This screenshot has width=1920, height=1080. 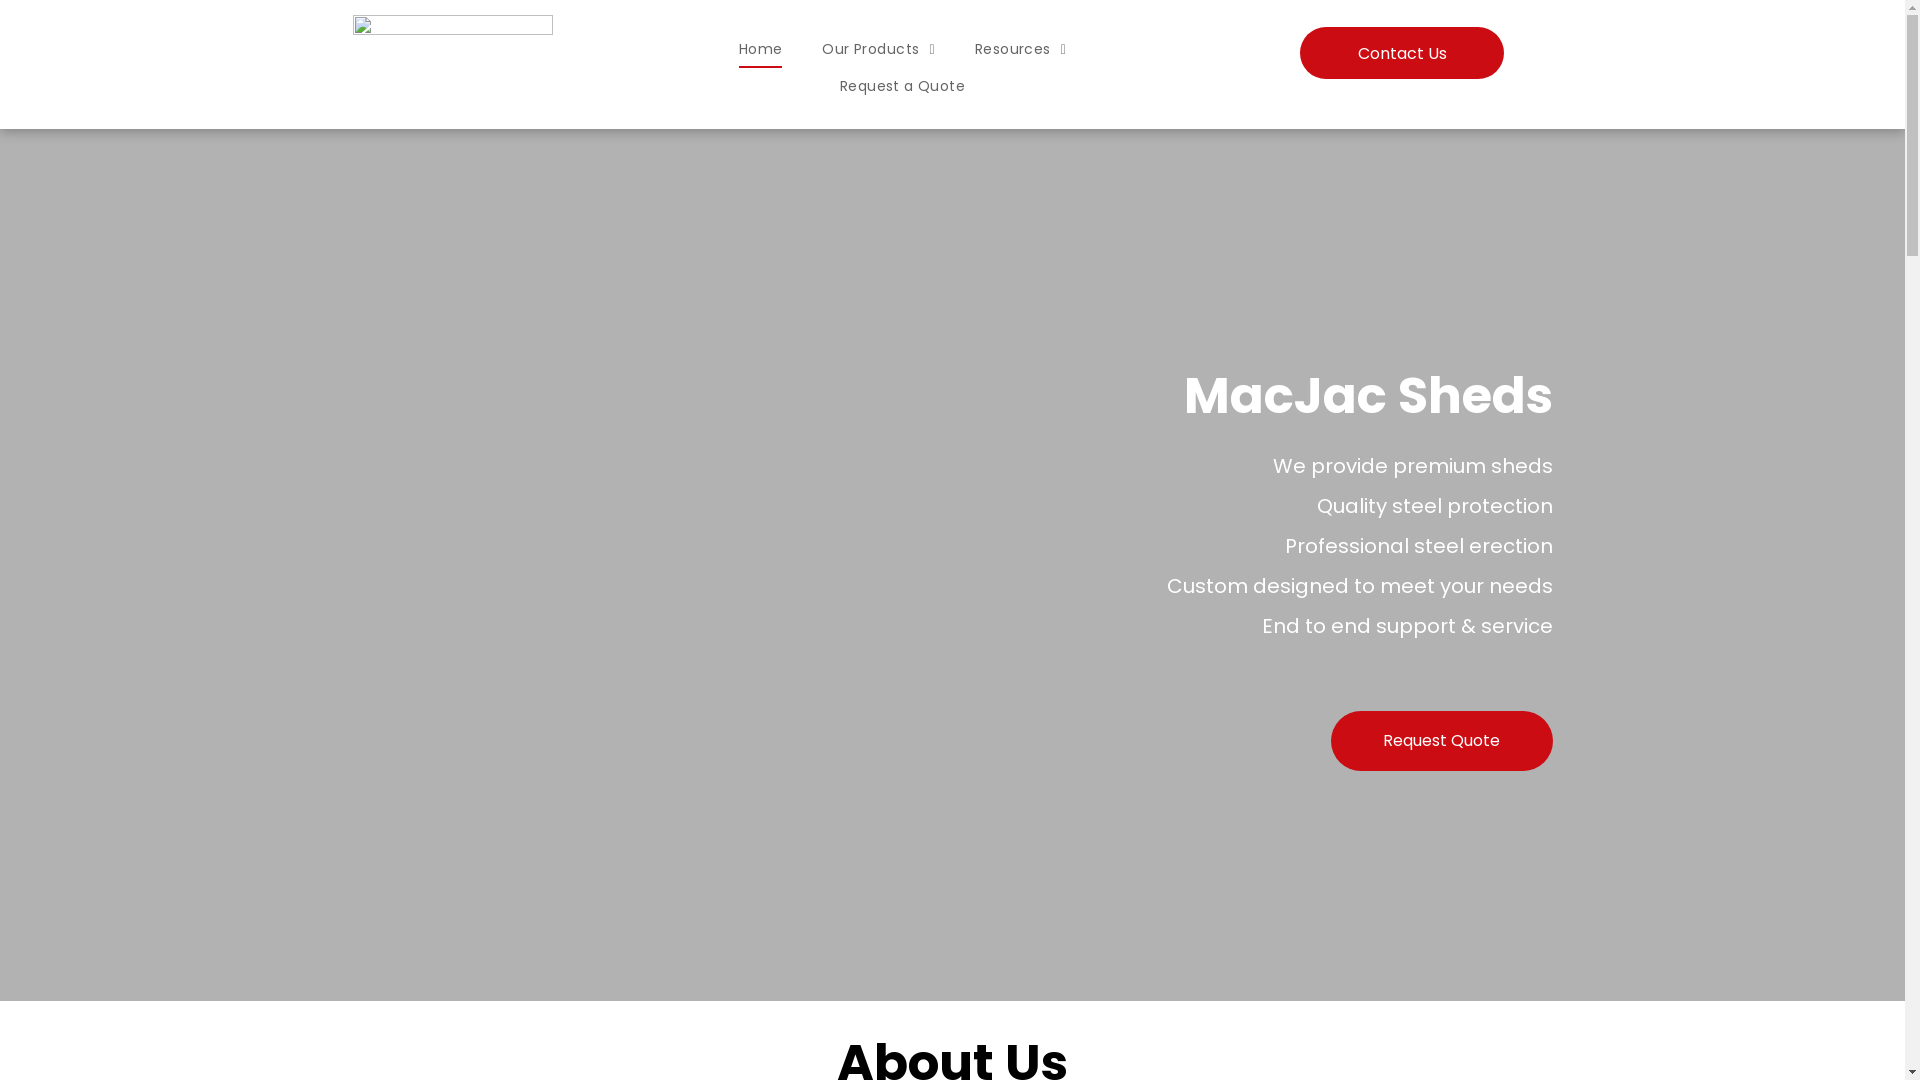 I want to click on 'Contact Us', so click(x=1400, y=52).